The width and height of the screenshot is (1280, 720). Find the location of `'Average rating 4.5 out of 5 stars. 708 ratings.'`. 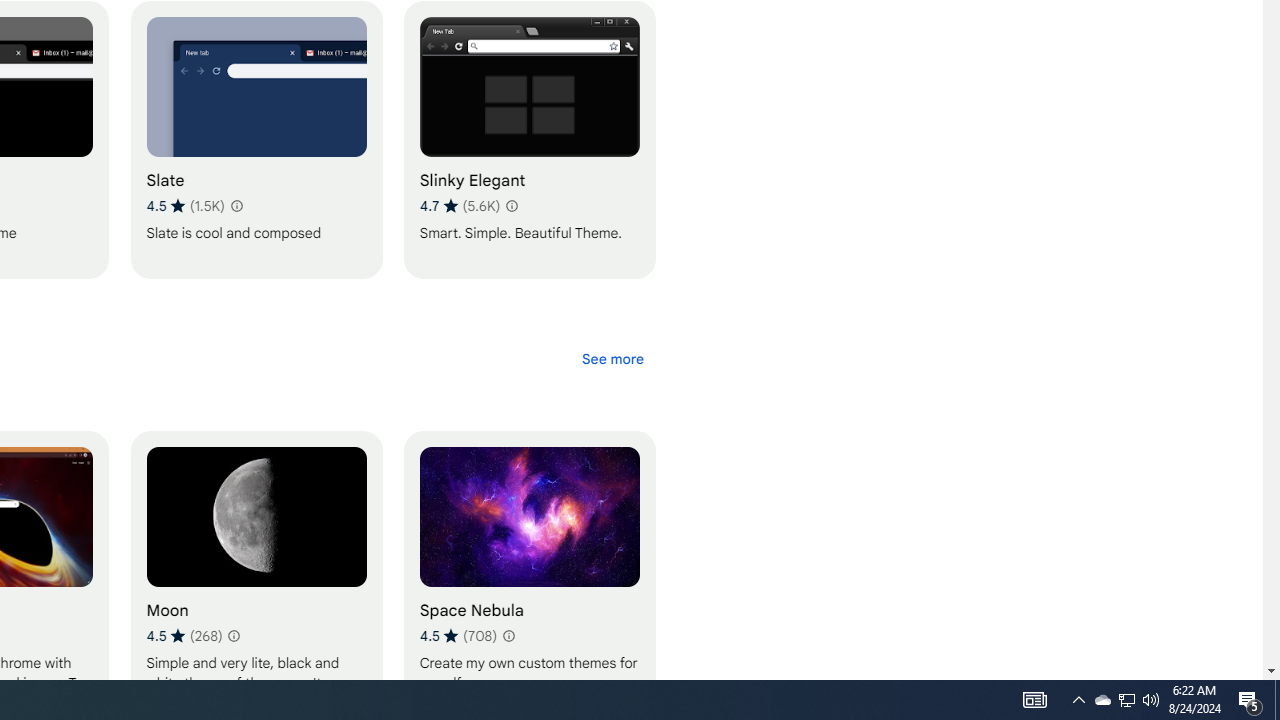

'Average rating 4.5 out of 5 stars. 708 ratings.' is located at coordinates (456, 635).